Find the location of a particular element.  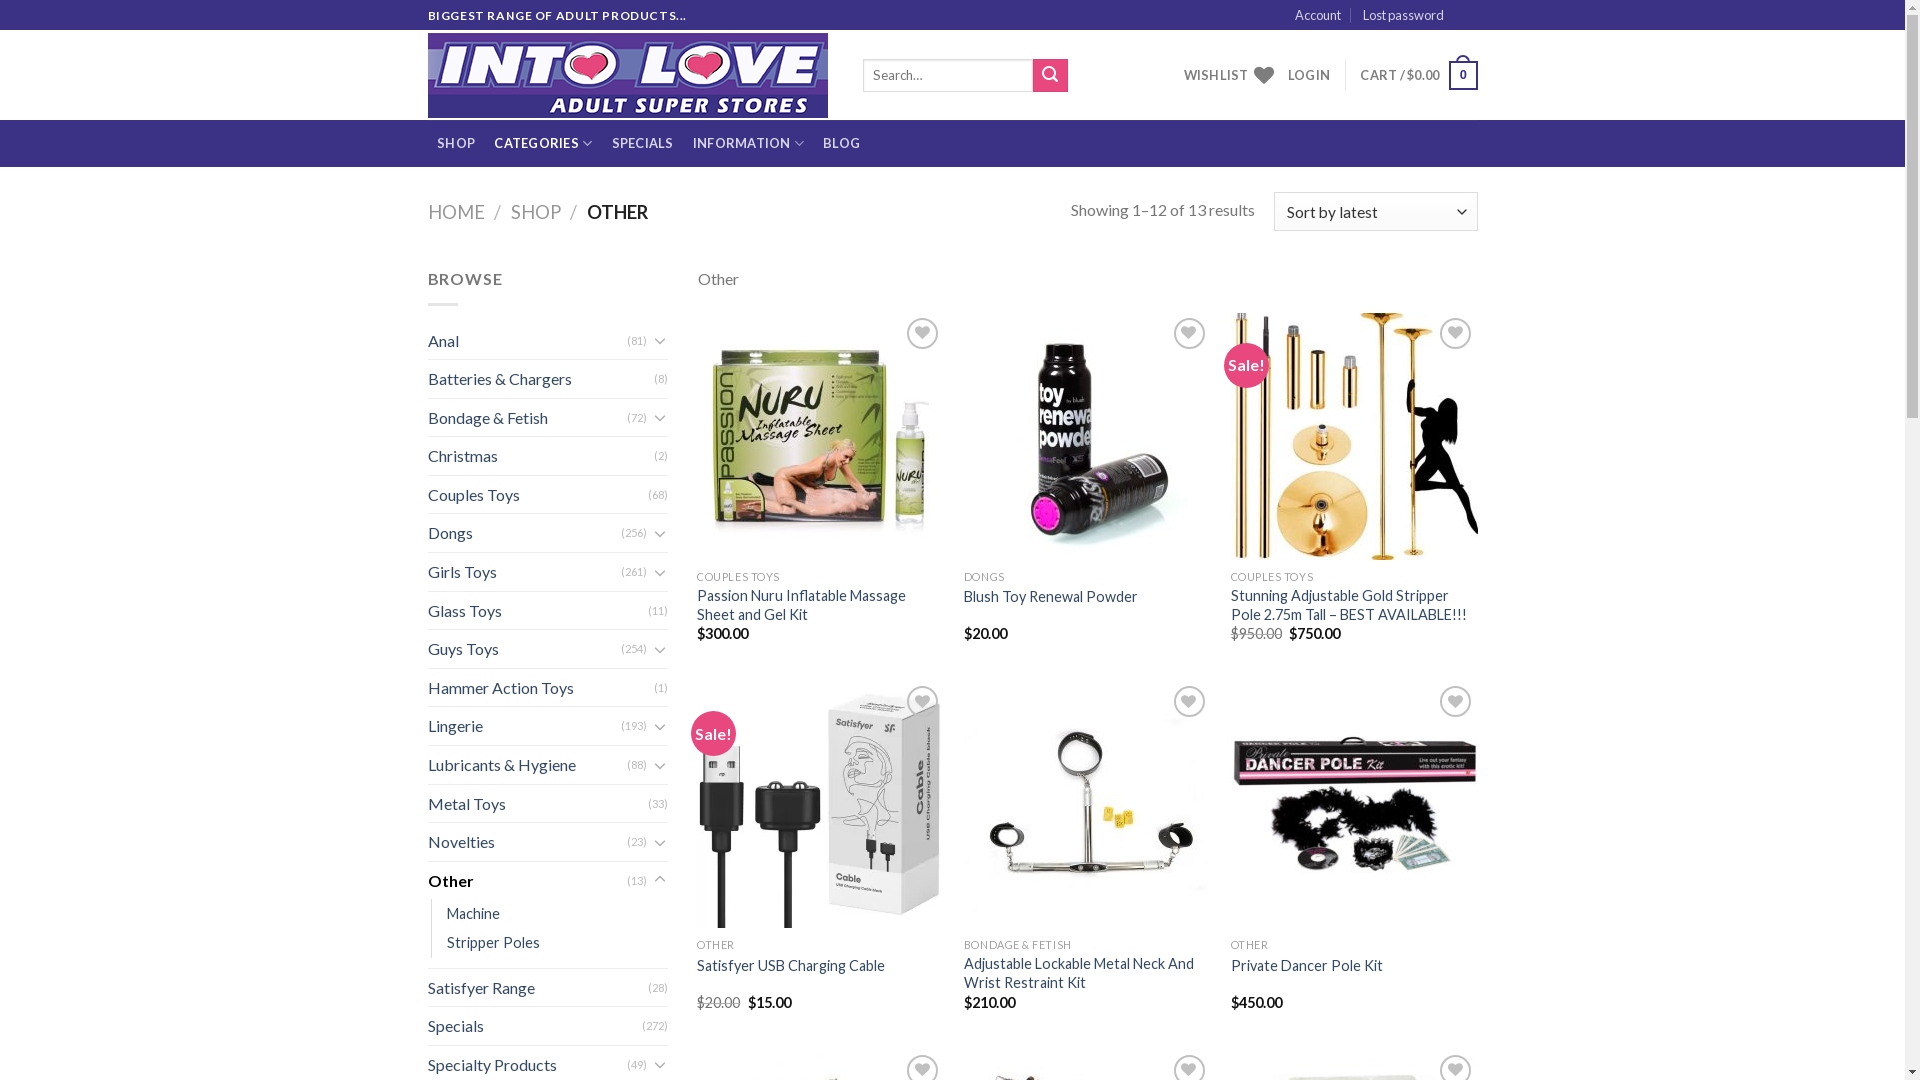

'HOME' is located at coordinates (426, 212).